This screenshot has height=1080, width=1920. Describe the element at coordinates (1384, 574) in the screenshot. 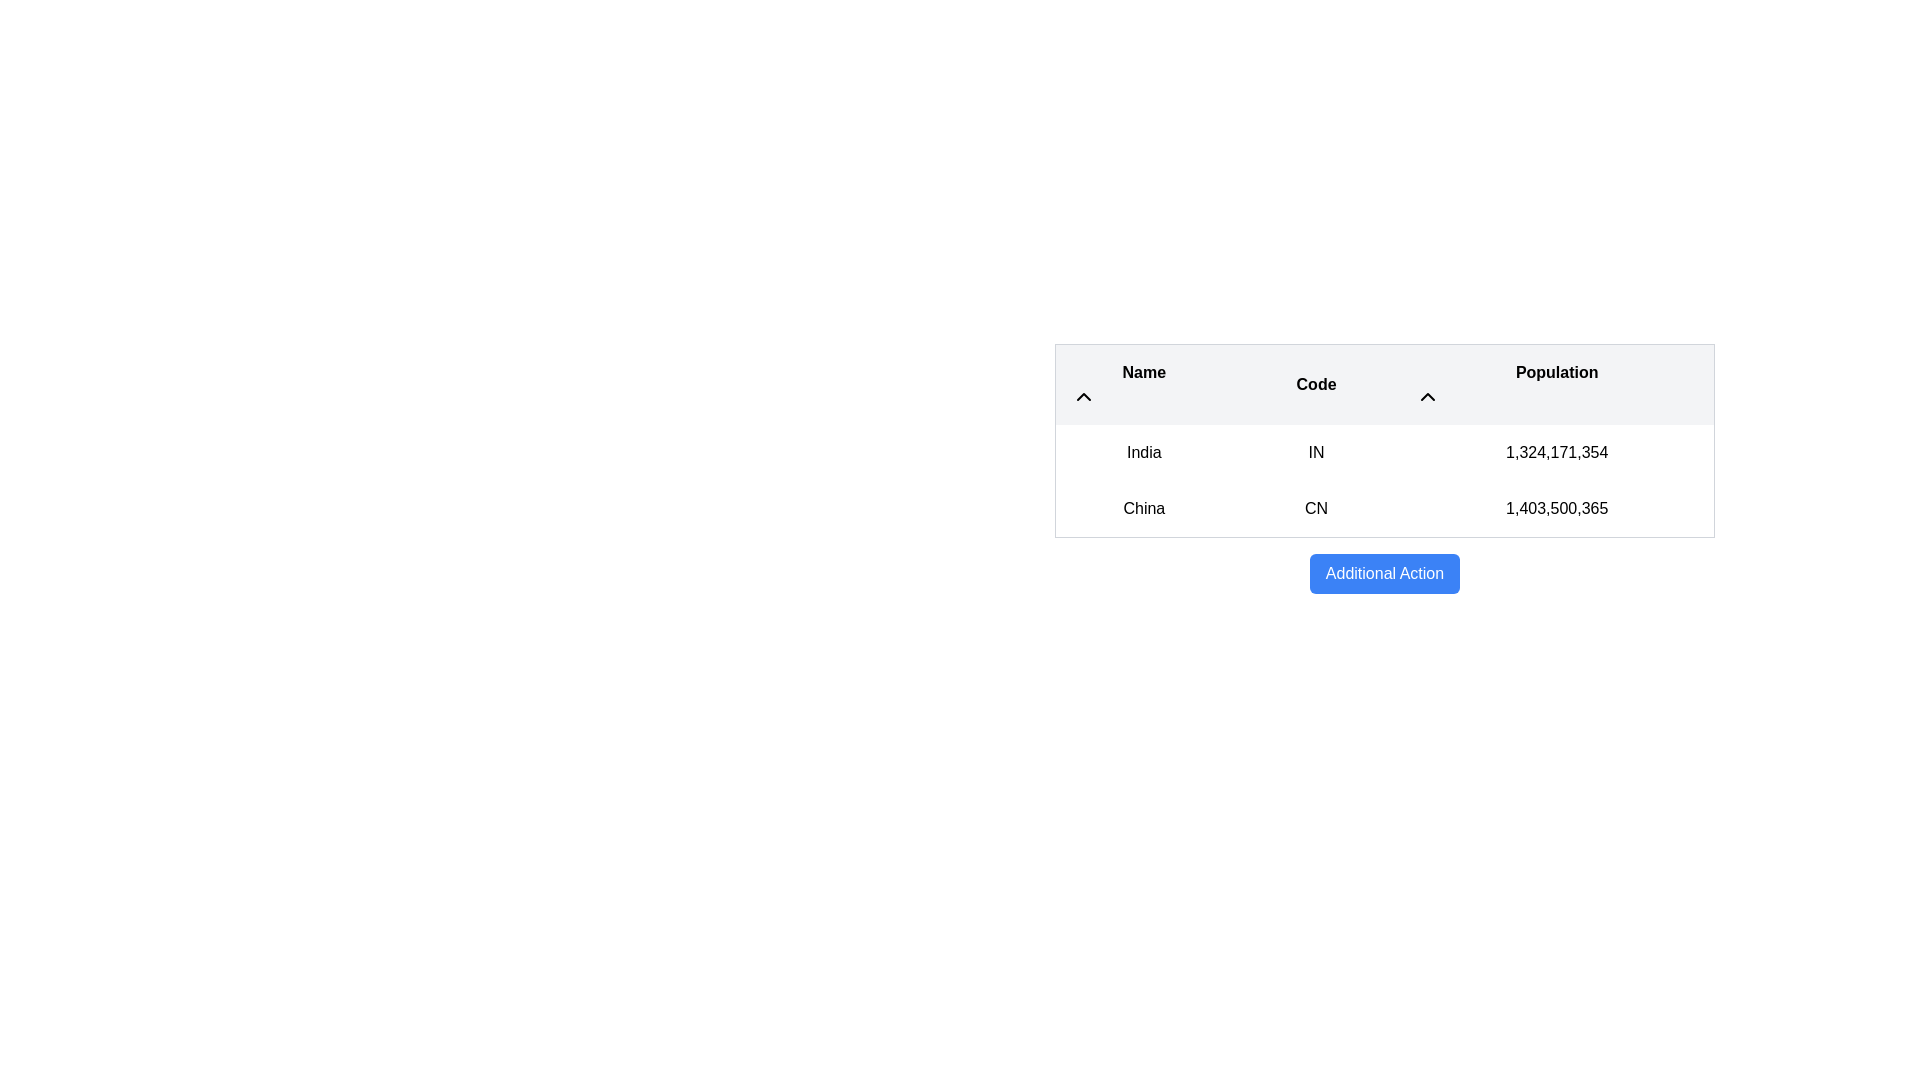

I see `the button labeled 'Additional Action' located directly underneath the population data table` at that location.